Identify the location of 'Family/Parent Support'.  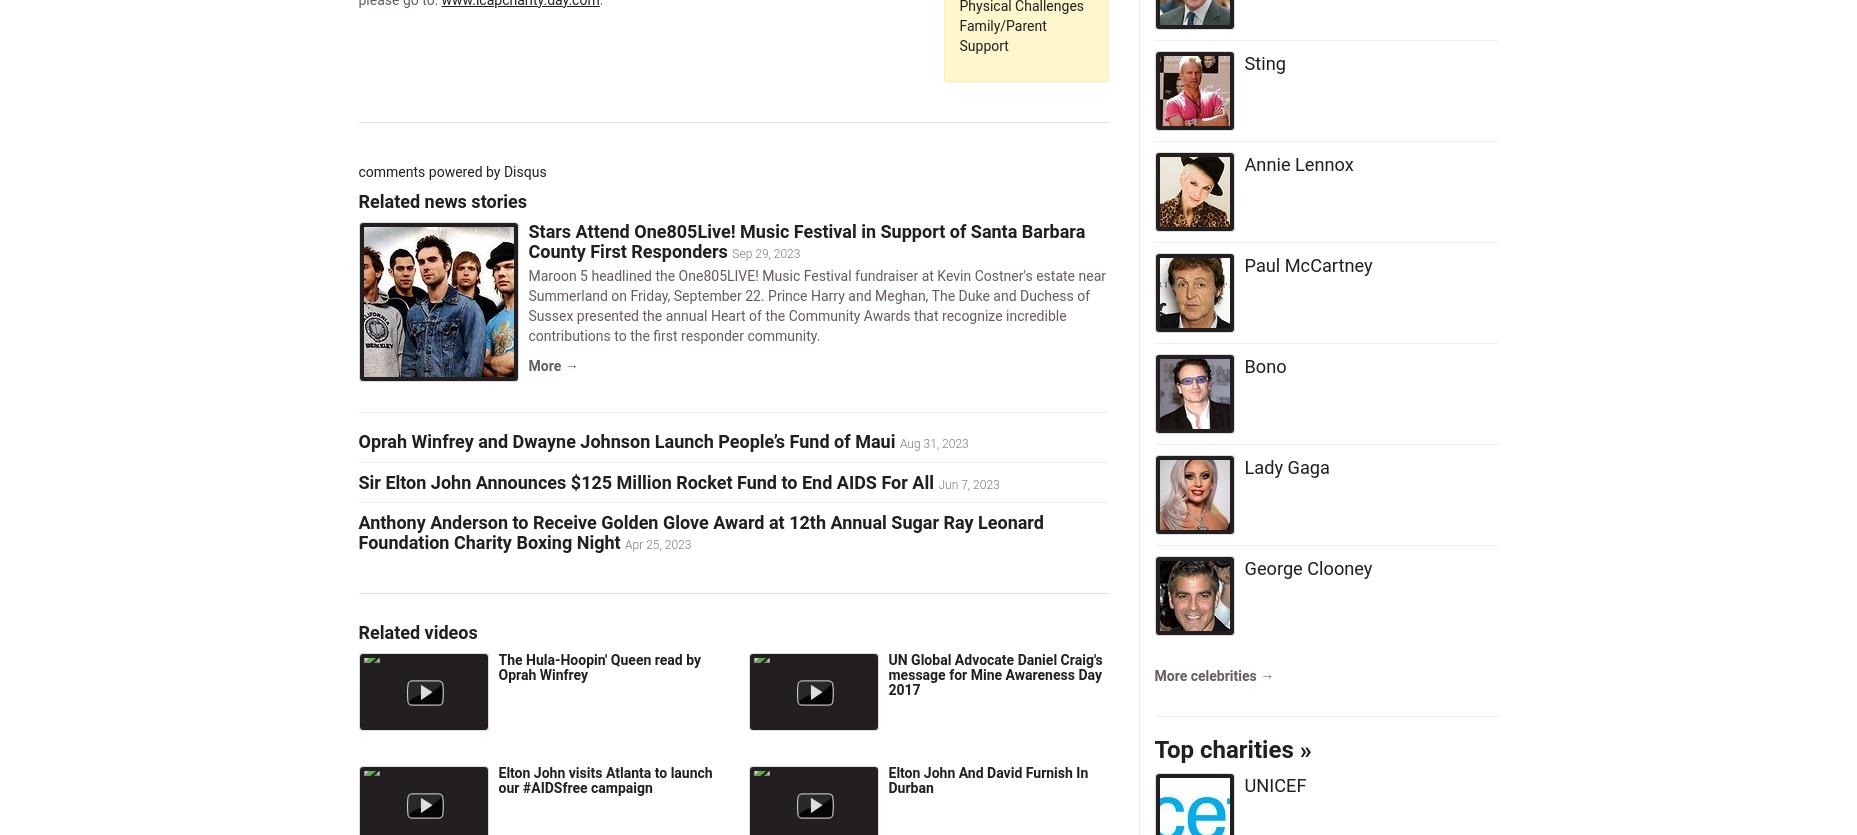
(1002, 34).